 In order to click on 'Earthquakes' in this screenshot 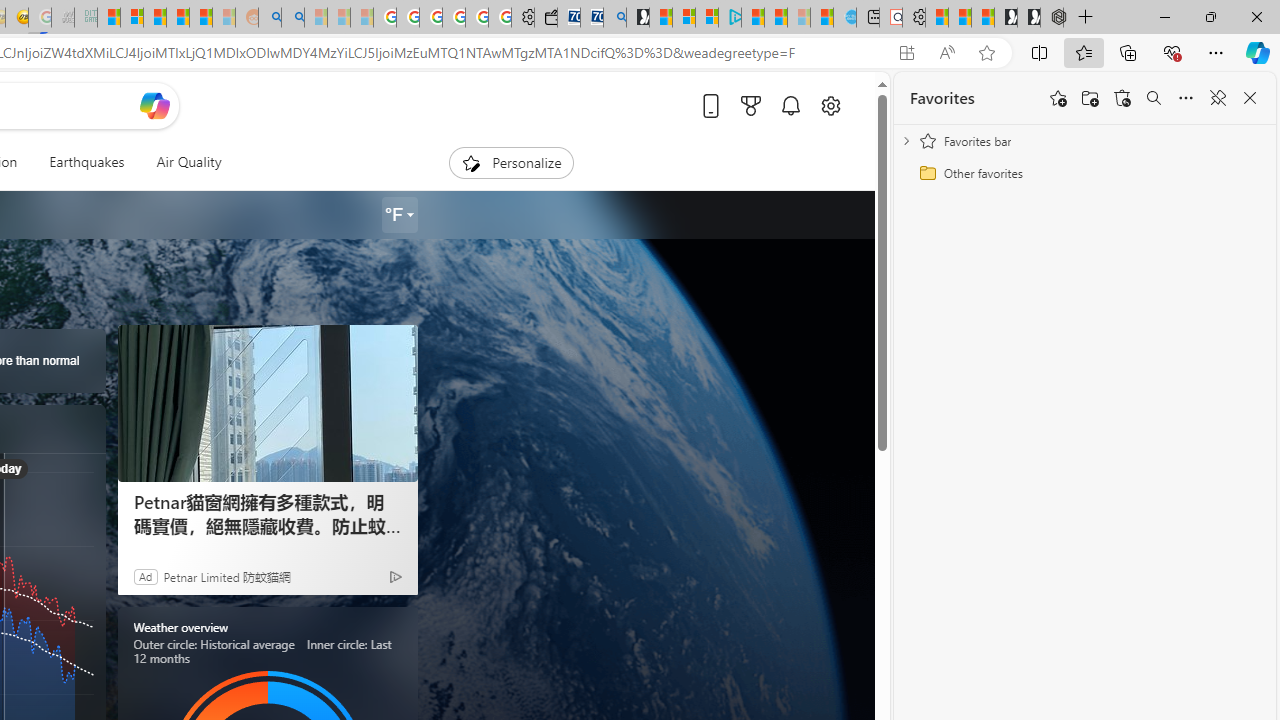, I will do `click(86, 162)`.